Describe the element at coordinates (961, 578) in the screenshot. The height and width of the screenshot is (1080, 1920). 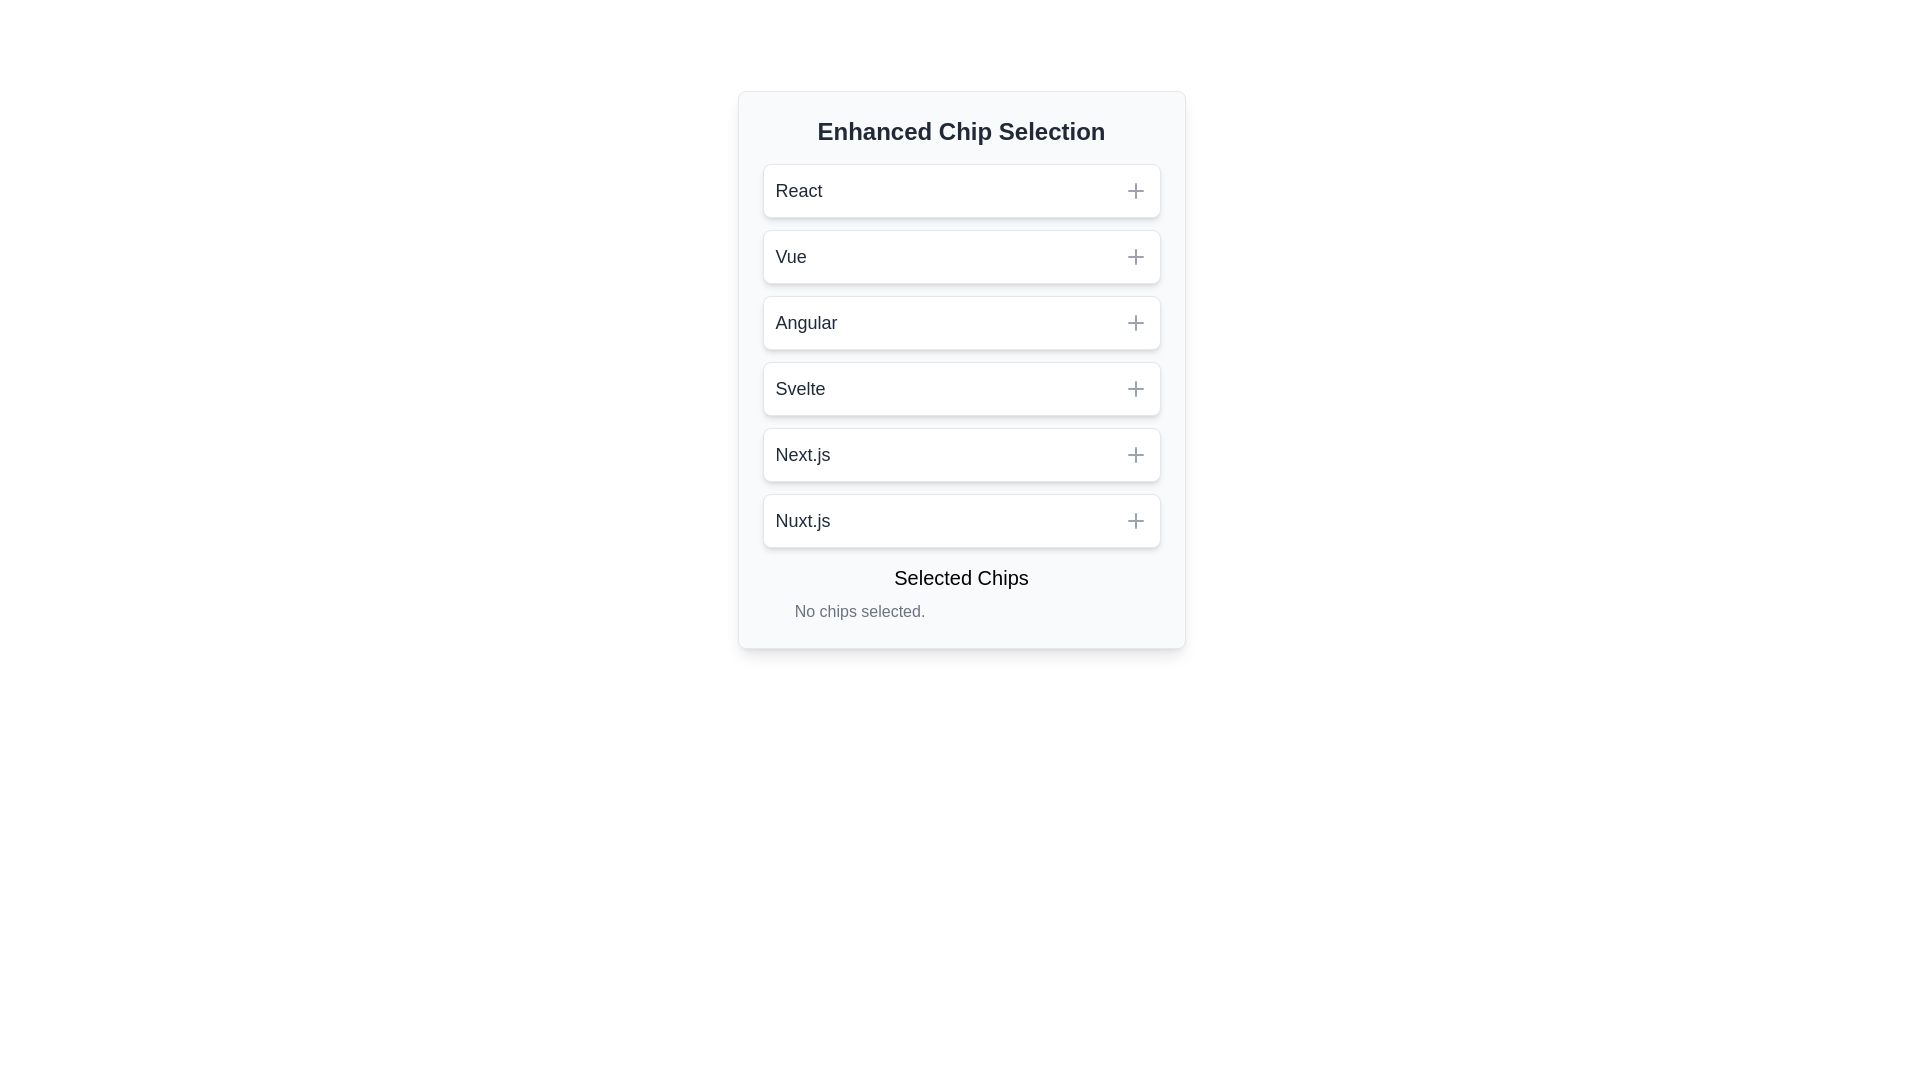
I see `the 'Selected Chips' section heading text label, which is centrally aligned above the text 'No chips selected.'` at that location.